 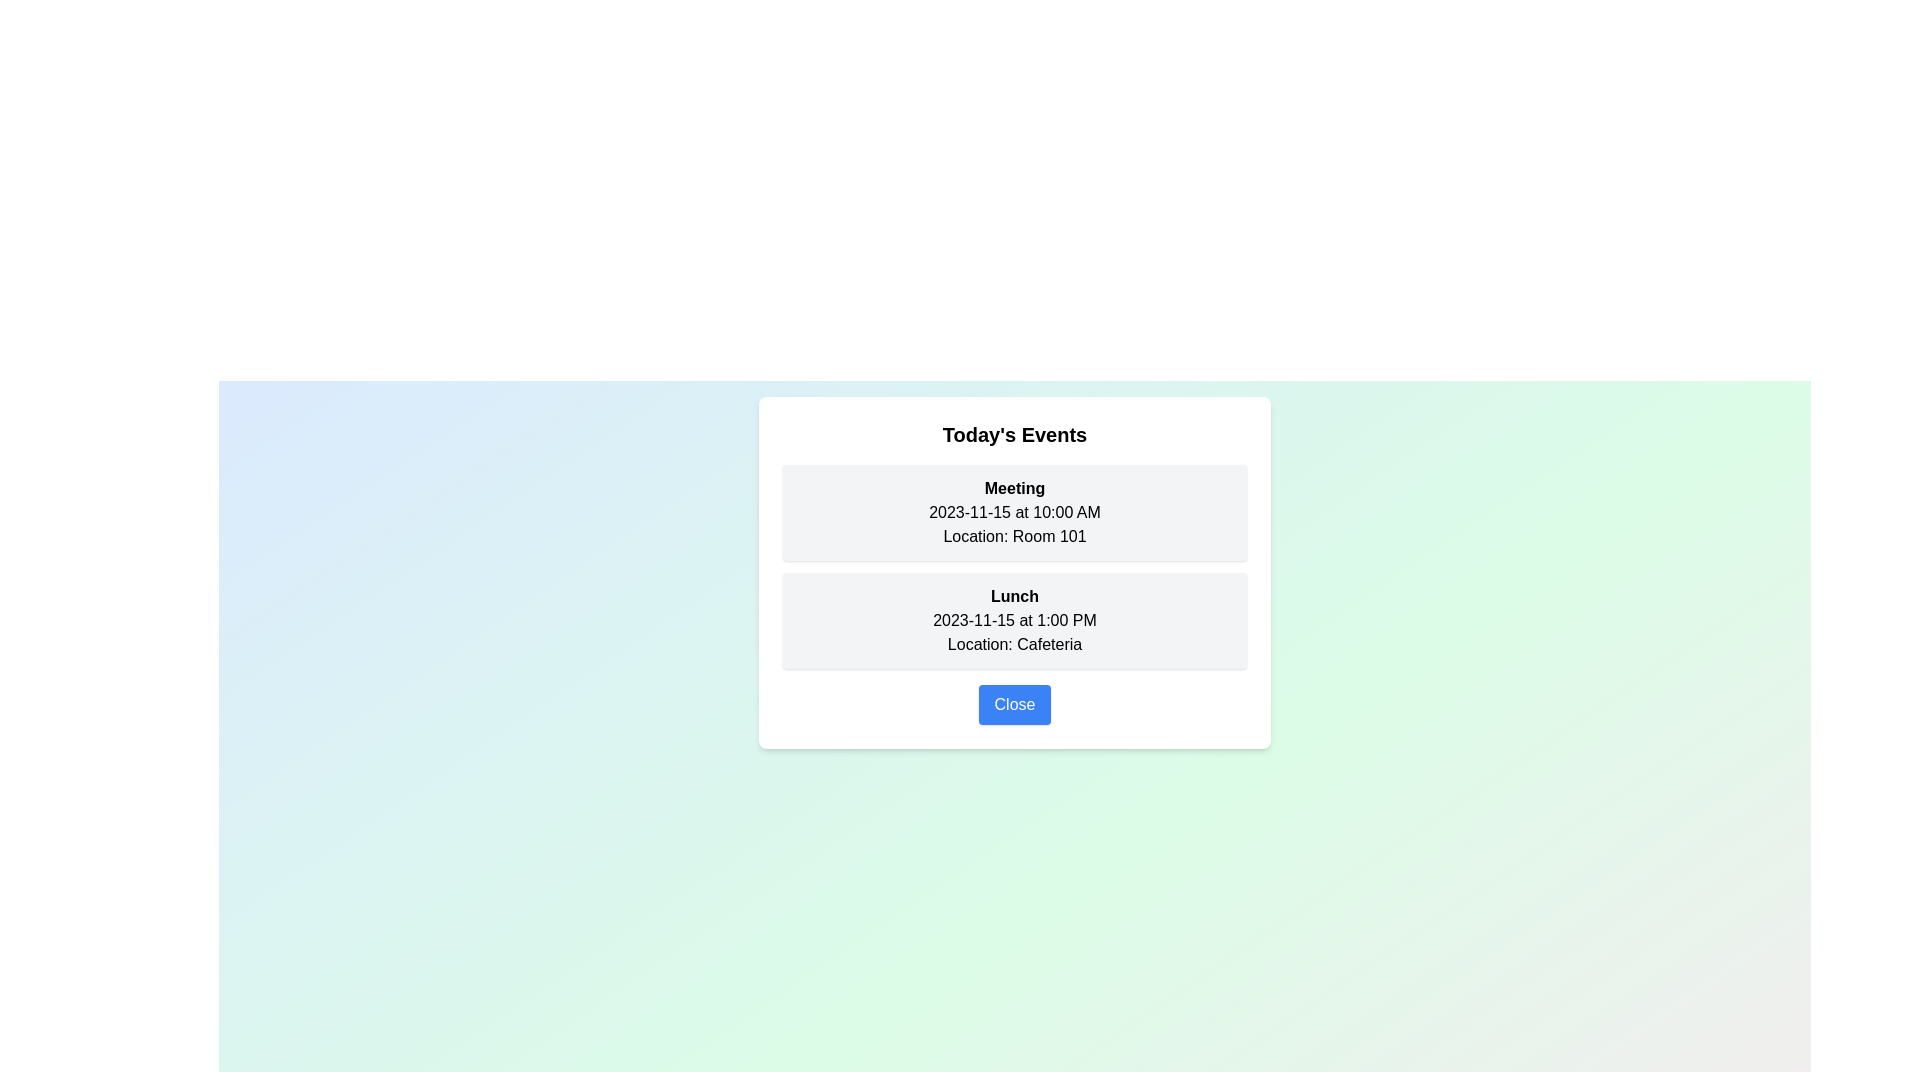 What do you see at coordinates (1014, 921) in the screenshot?
I see `the background gradient` at bounding box center [1014, 921].